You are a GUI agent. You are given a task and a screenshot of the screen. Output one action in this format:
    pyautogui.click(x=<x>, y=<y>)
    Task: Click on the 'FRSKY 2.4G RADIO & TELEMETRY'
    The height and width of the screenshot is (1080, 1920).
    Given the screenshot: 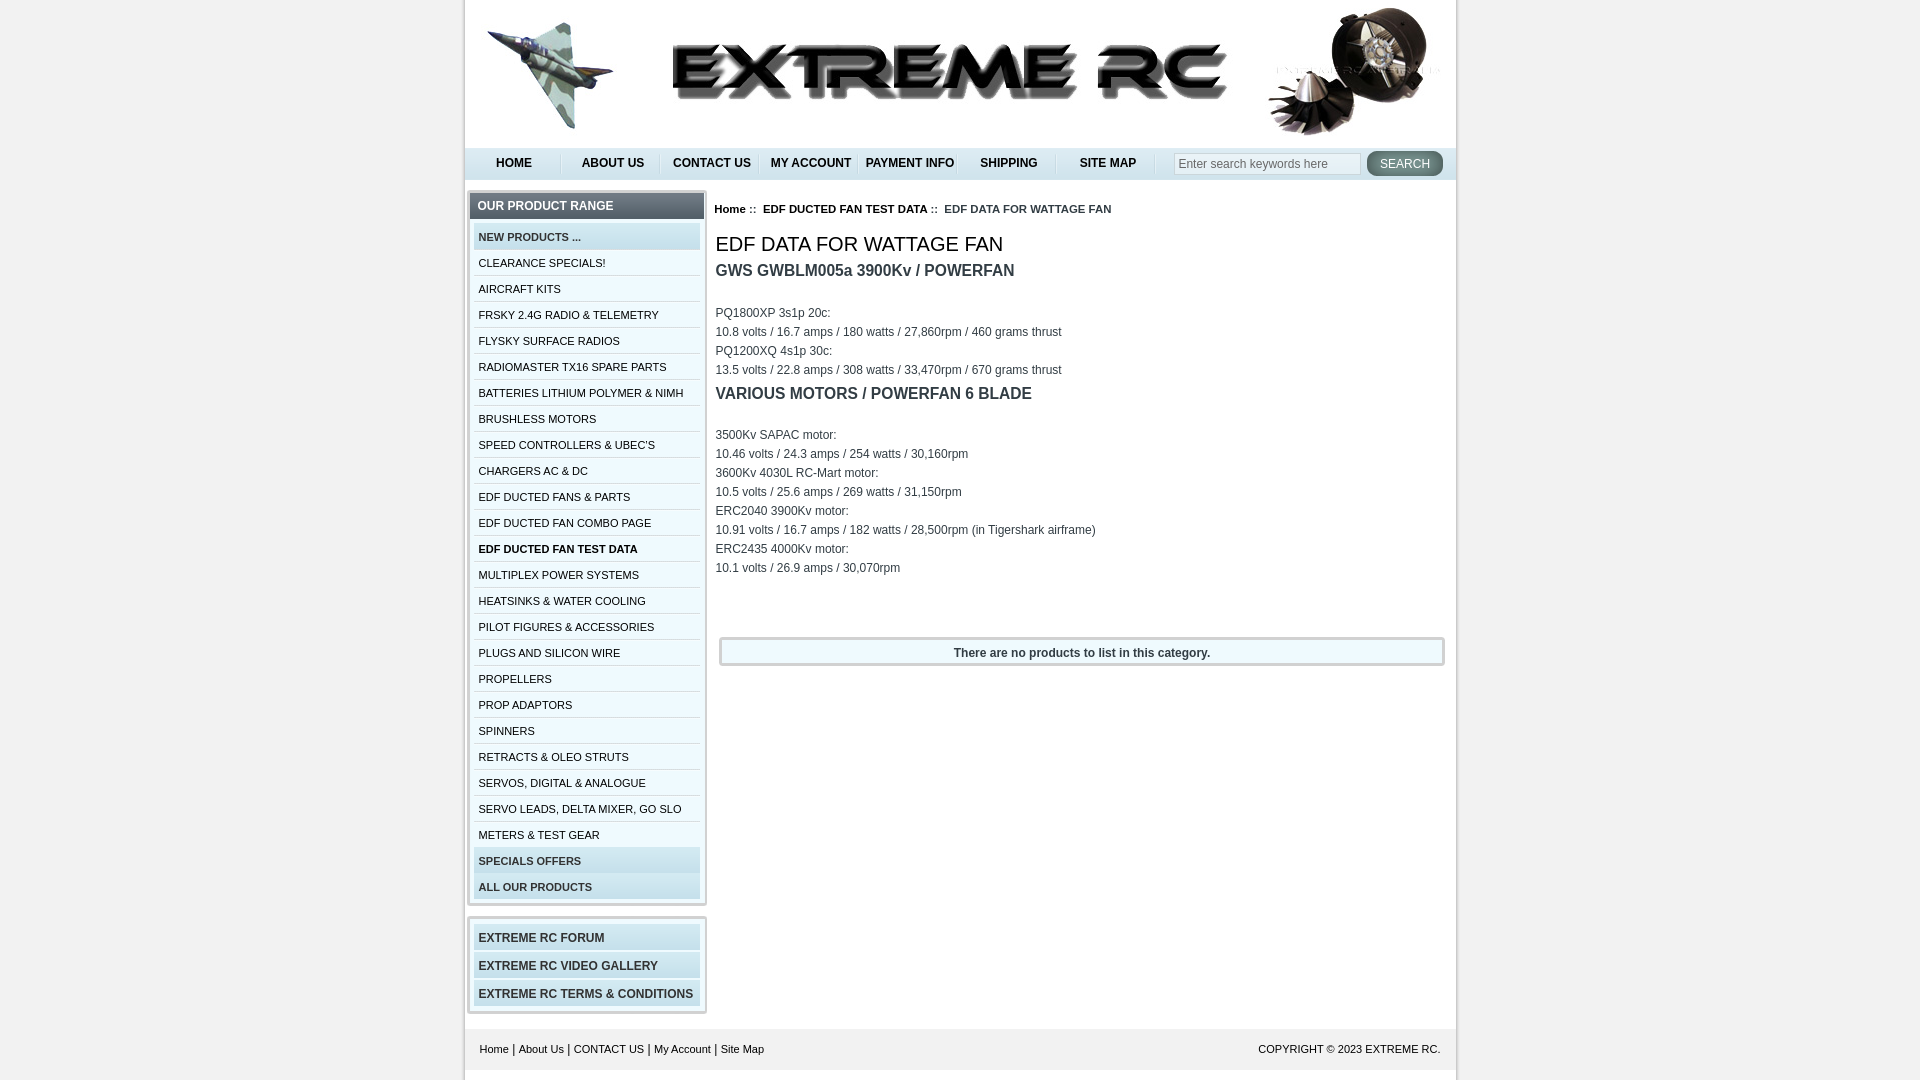 What is the action you would take?
    pyautogui.click(x=585, y=313)
    